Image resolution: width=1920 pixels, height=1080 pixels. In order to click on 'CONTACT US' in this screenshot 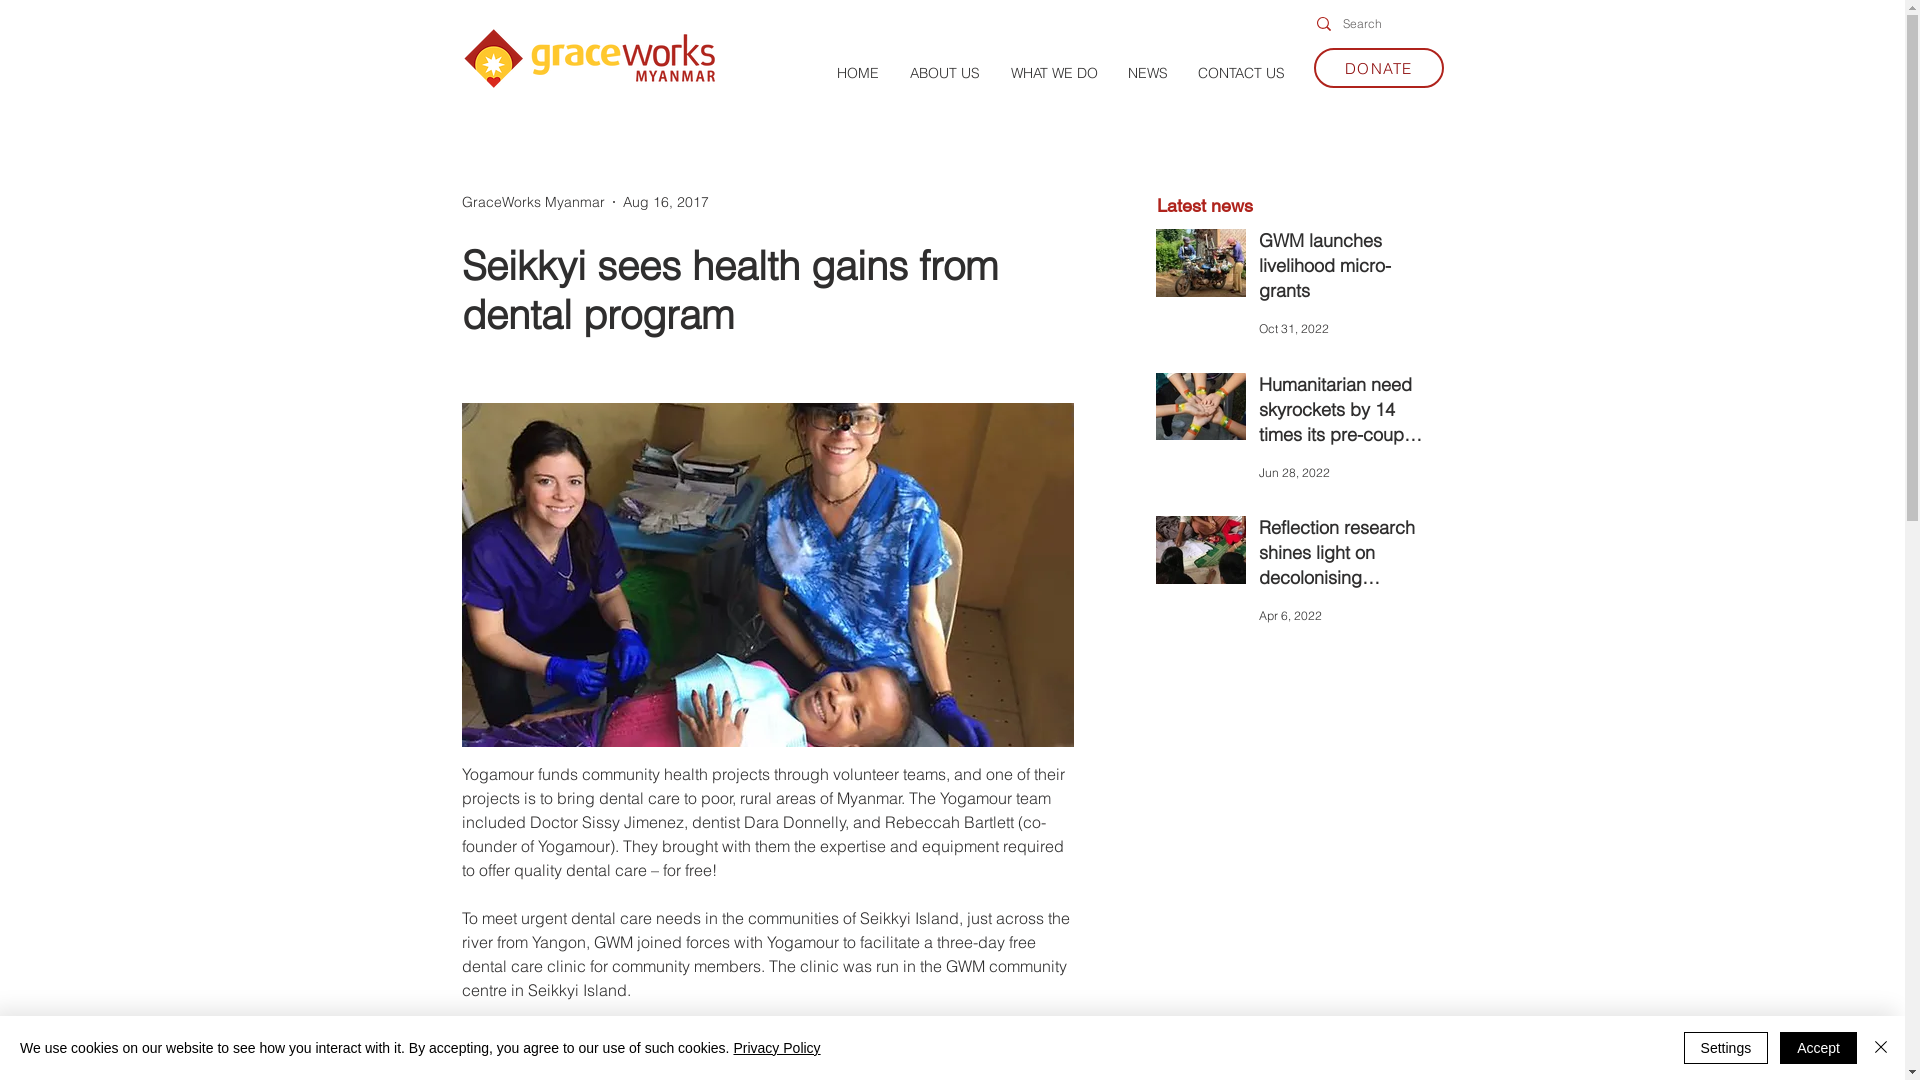, I will do `click(1239, 72)`.